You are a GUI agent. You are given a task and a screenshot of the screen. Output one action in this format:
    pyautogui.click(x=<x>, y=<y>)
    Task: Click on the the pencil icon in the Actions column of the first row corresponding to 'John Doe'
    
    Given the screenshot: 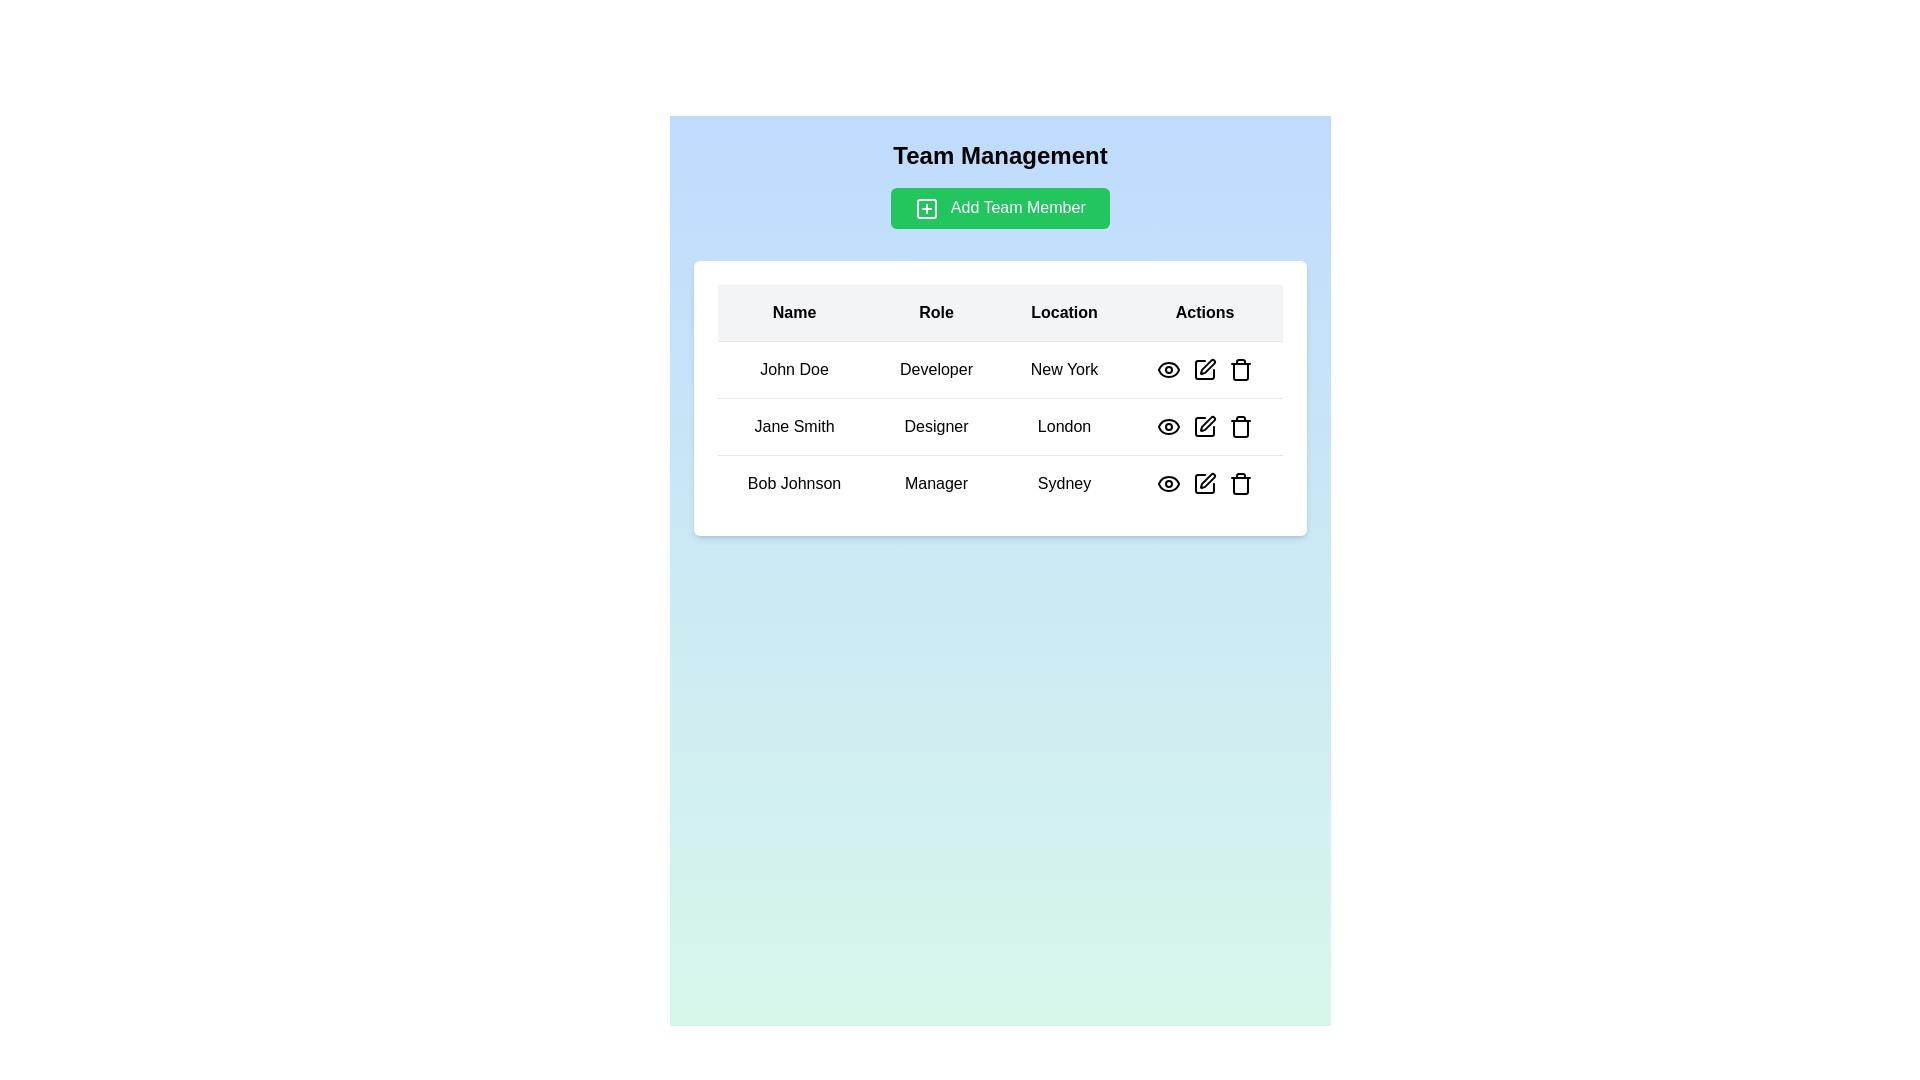 What is the action you would take?
    pyautogui.click(x=1203, y=369)
    